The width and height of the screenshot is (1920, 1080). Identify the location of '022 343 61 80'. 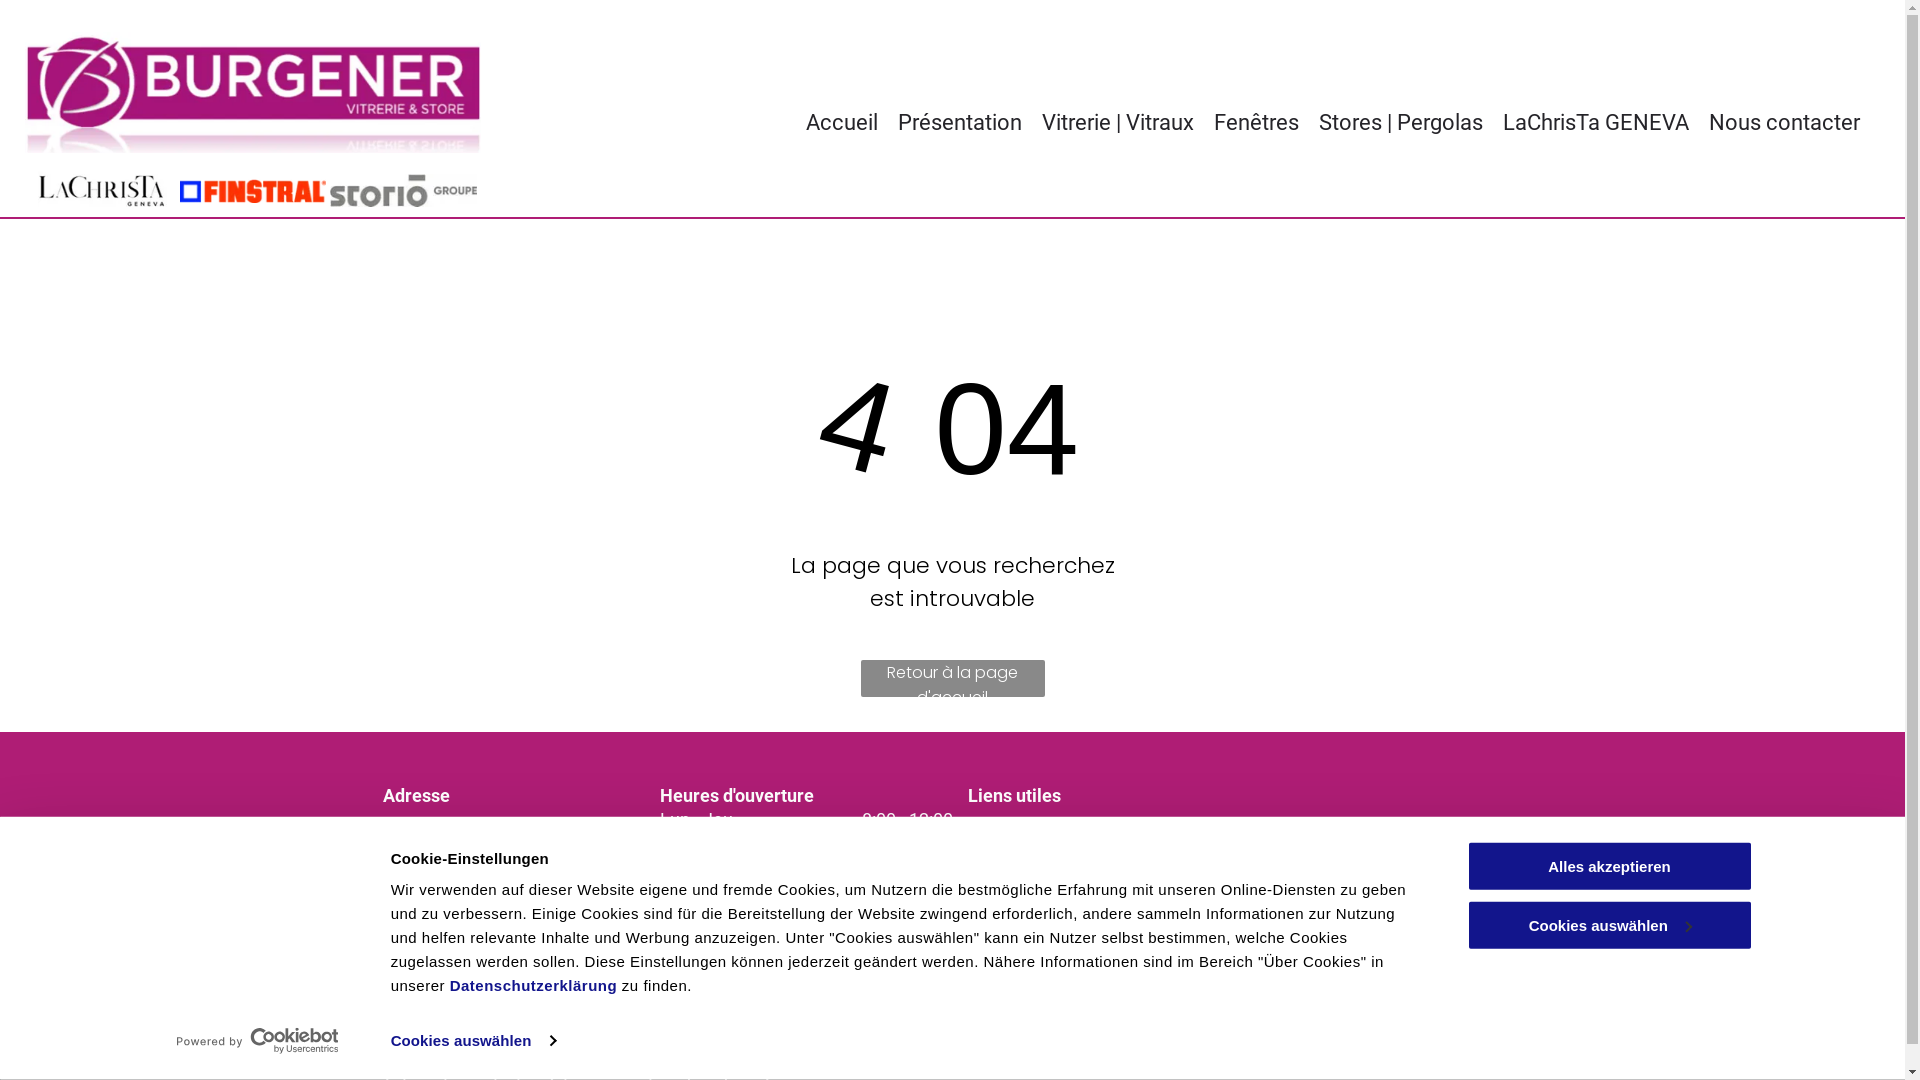
(436, 911).